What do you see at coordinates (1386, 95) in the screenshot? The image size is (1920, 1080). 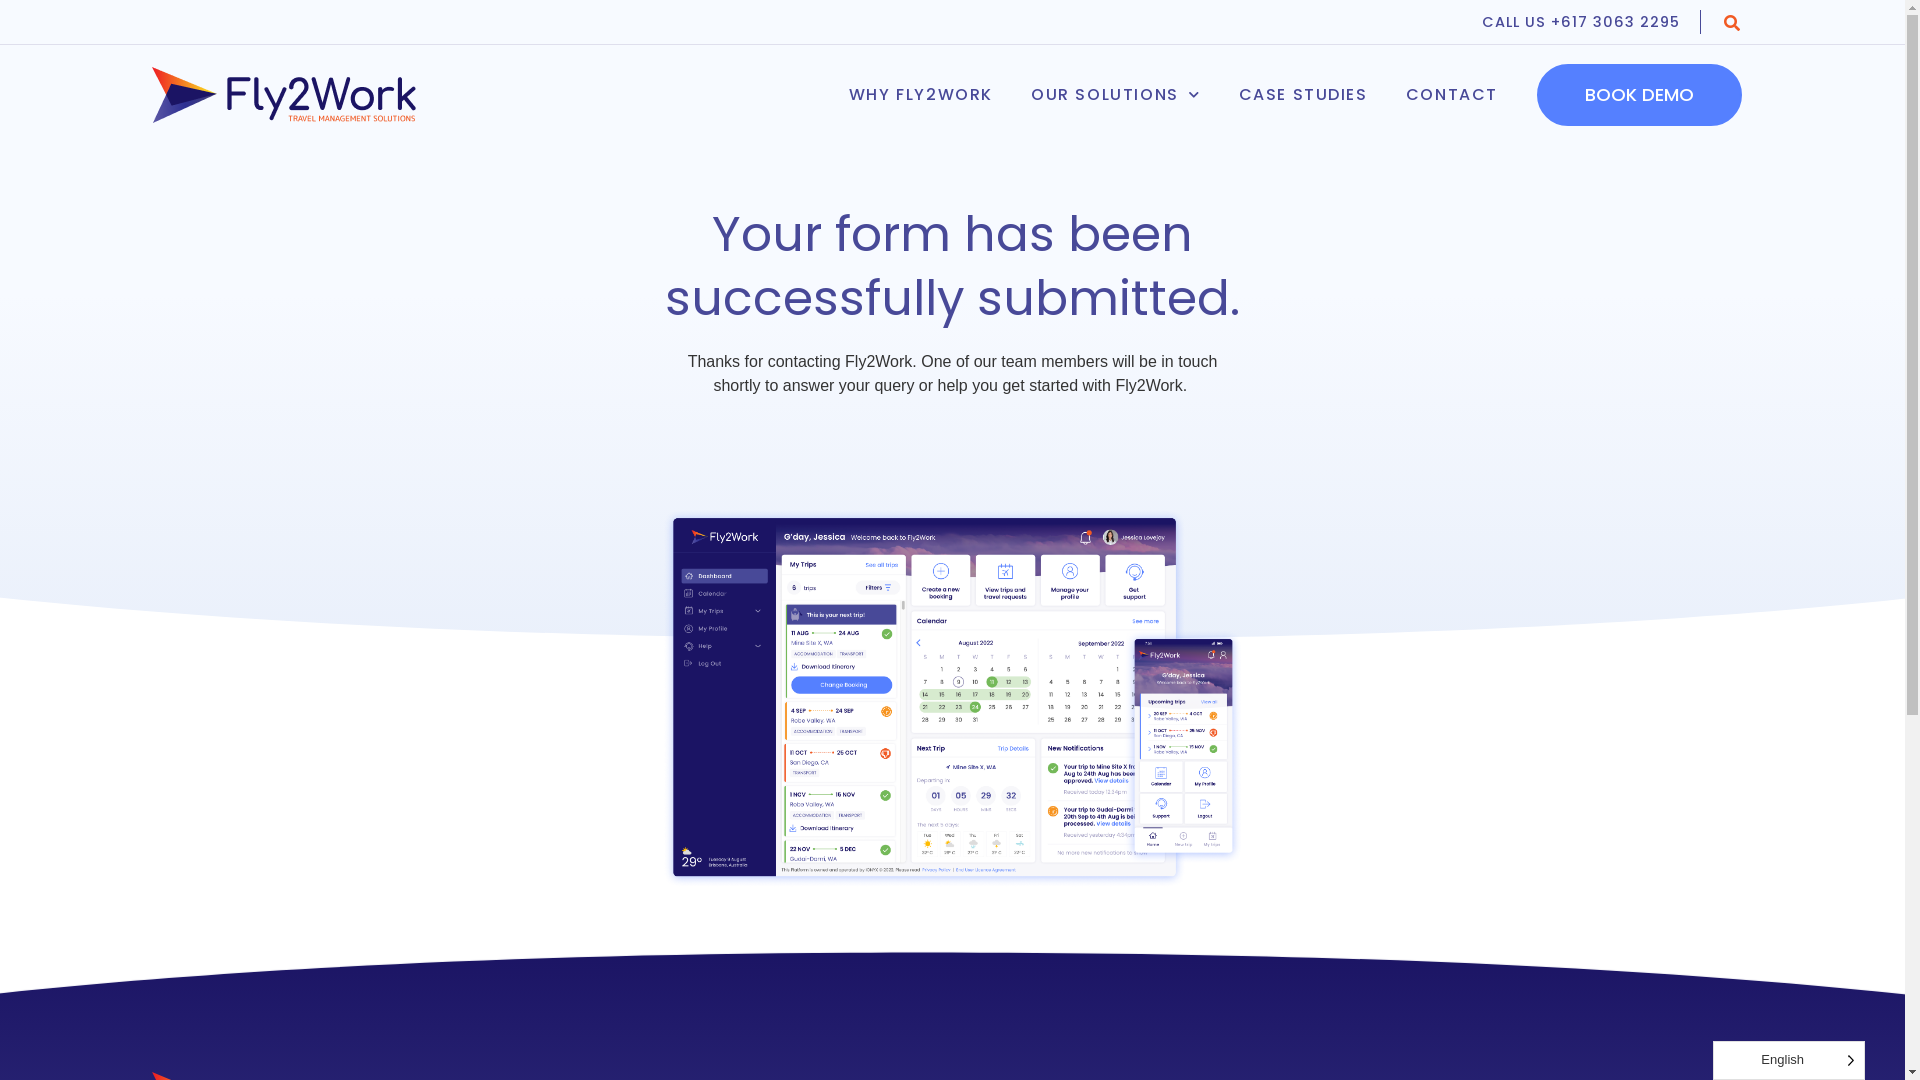 I see `'CONTACT'` at bounding box center [1386, 95].